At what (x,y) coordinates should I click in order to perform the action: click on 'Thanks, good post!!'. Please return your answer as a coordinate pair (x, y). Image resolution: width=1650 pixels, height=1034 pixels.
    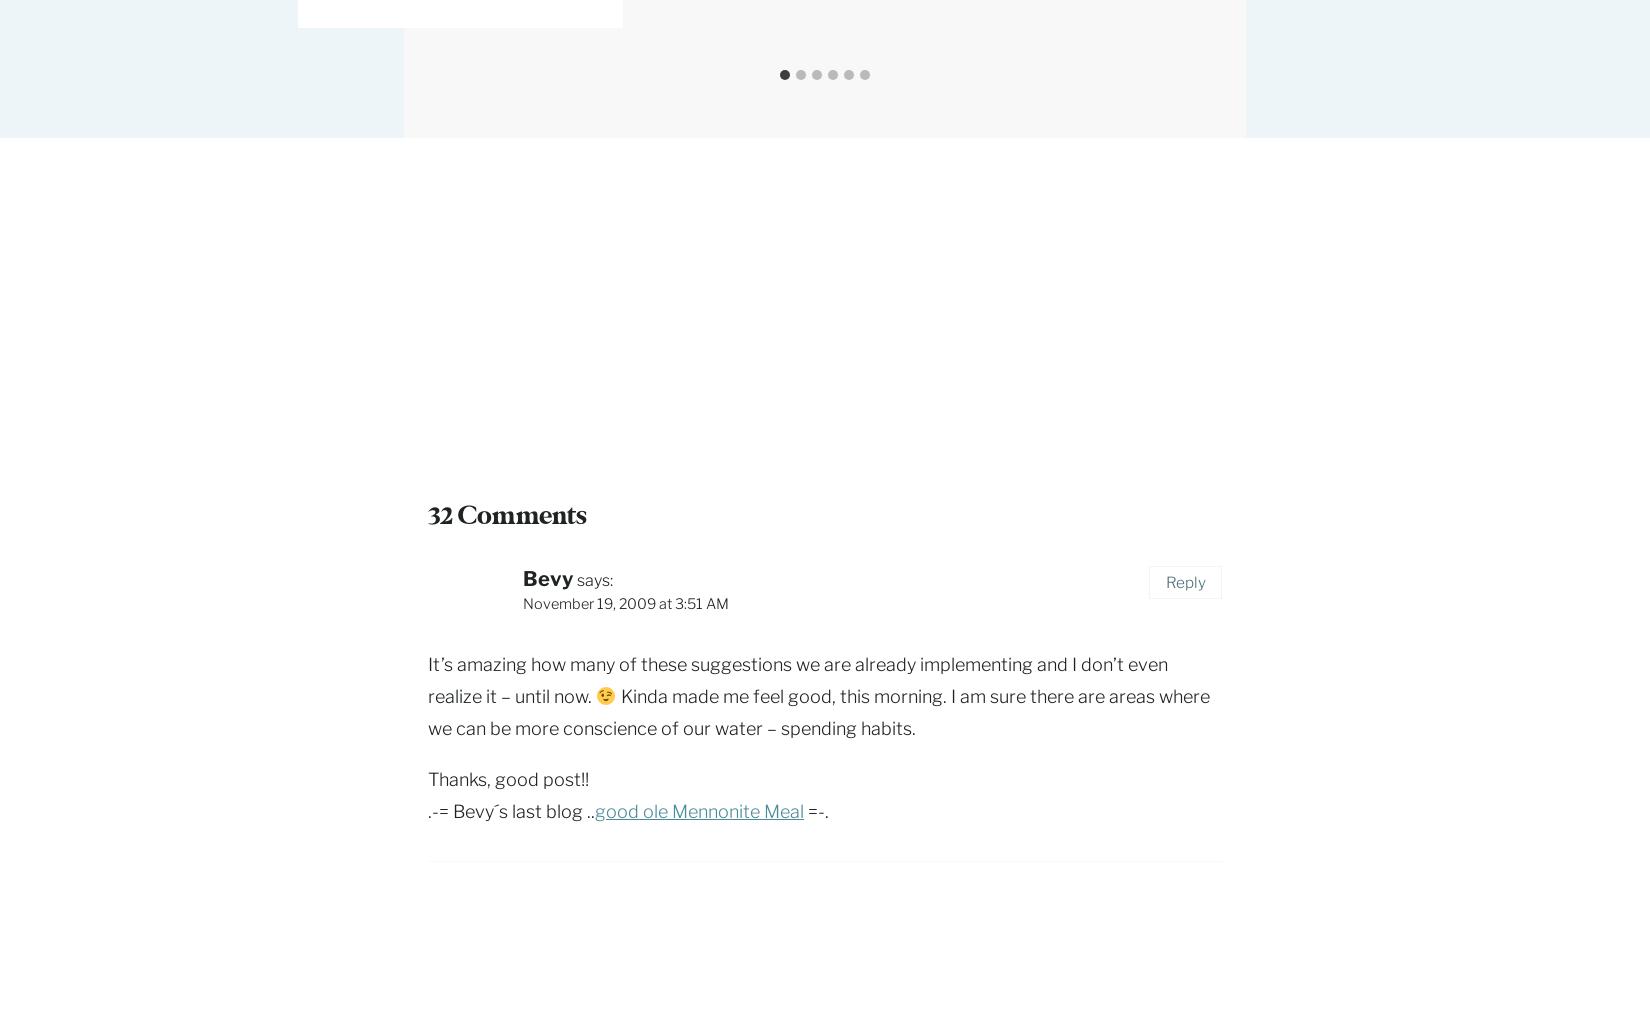
    Looking at the image, I should click on (507, 777).